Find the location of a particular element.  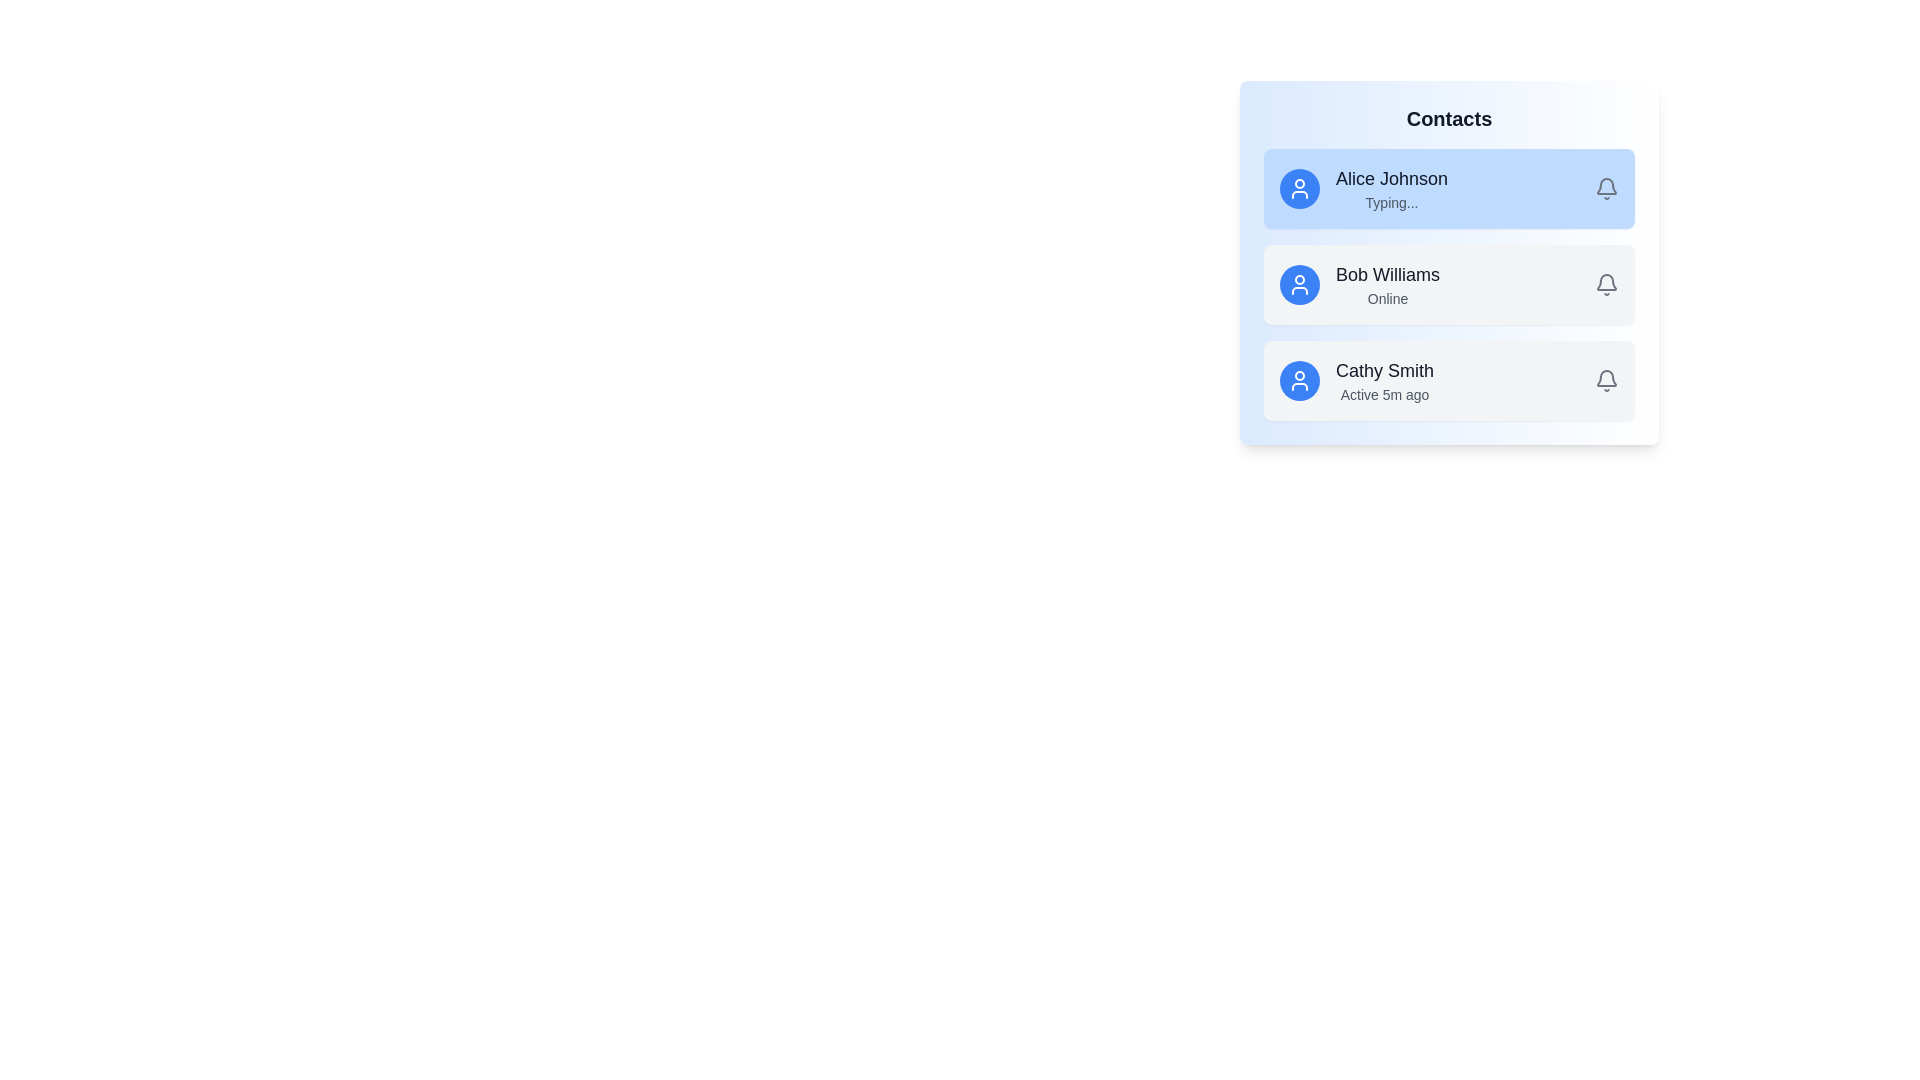

the bell icon in the 'Contacts' modal, which indicates notifications and is located adjacent to 'Bob Williams' in the user interface is located at coordinates (1607, 378).